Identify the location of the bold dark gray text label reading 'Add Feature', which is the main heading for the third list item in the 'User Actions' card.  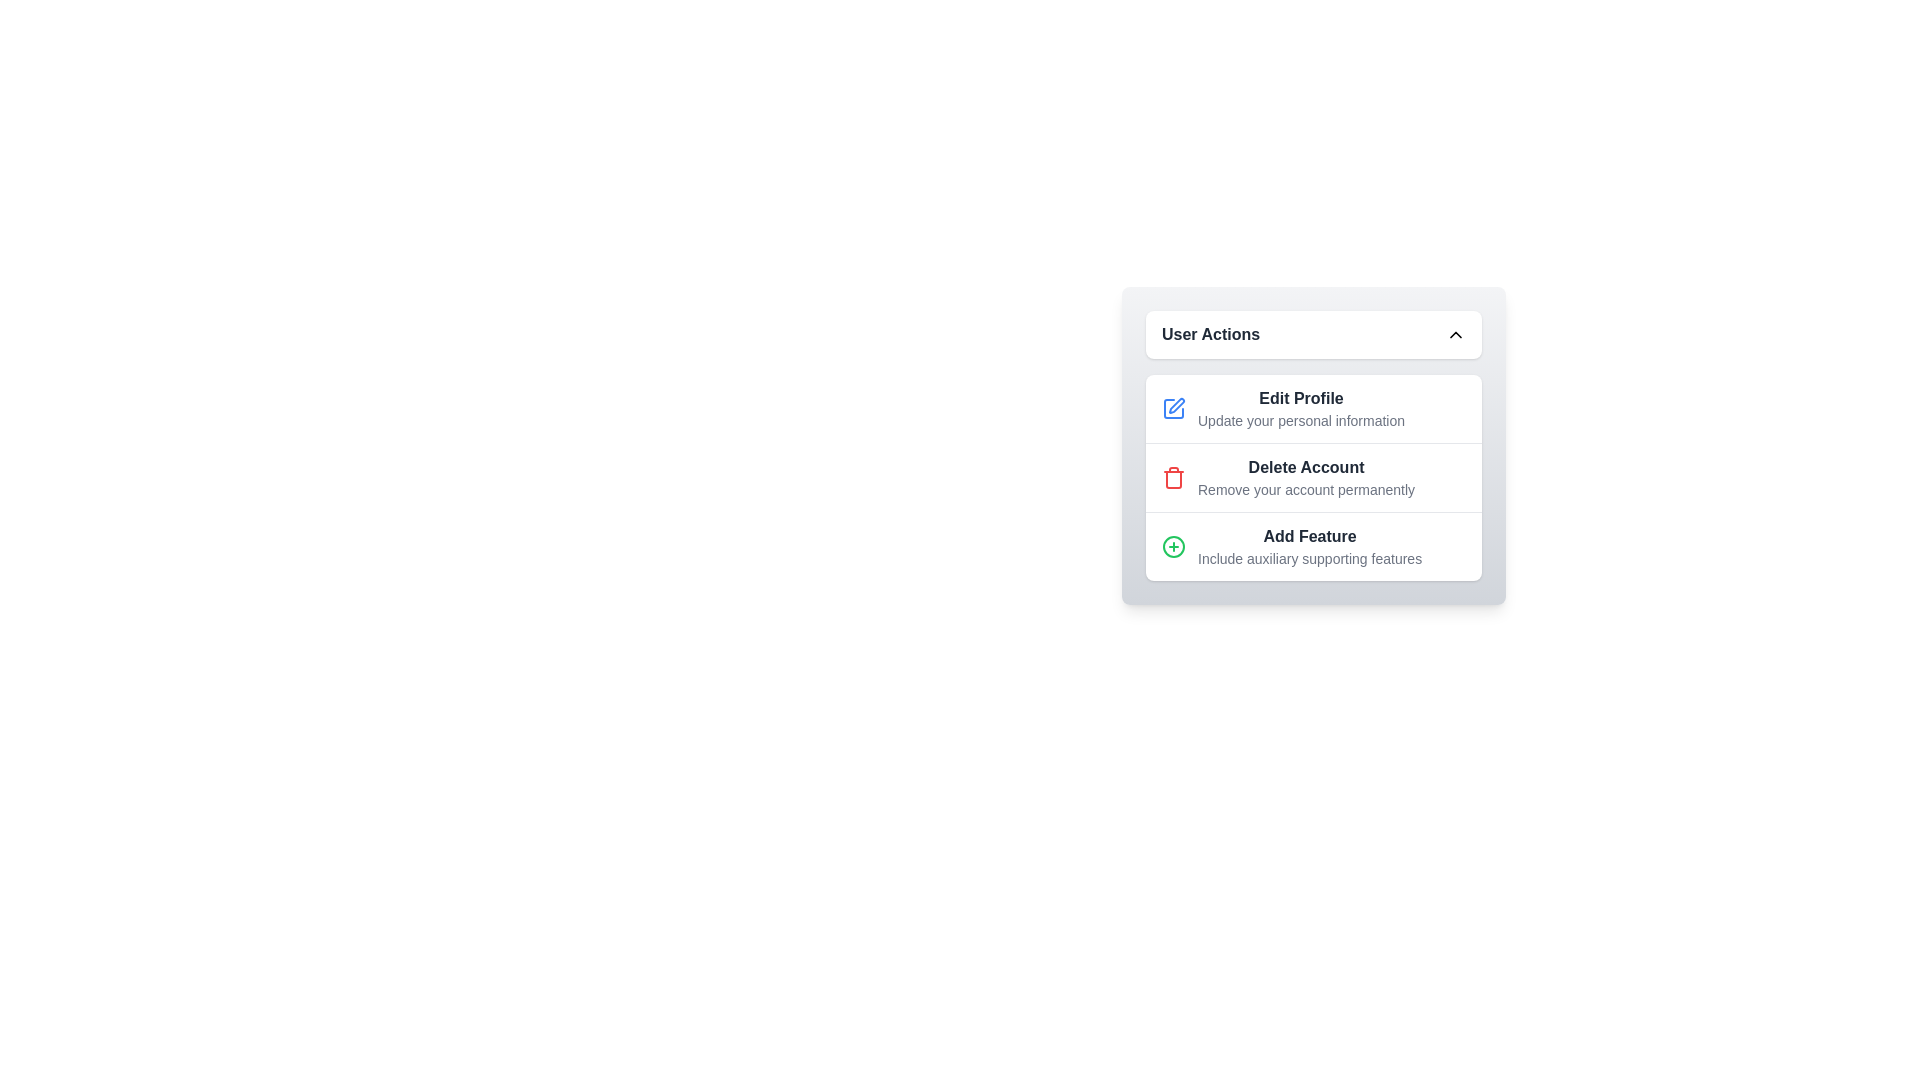
(1310, 535).